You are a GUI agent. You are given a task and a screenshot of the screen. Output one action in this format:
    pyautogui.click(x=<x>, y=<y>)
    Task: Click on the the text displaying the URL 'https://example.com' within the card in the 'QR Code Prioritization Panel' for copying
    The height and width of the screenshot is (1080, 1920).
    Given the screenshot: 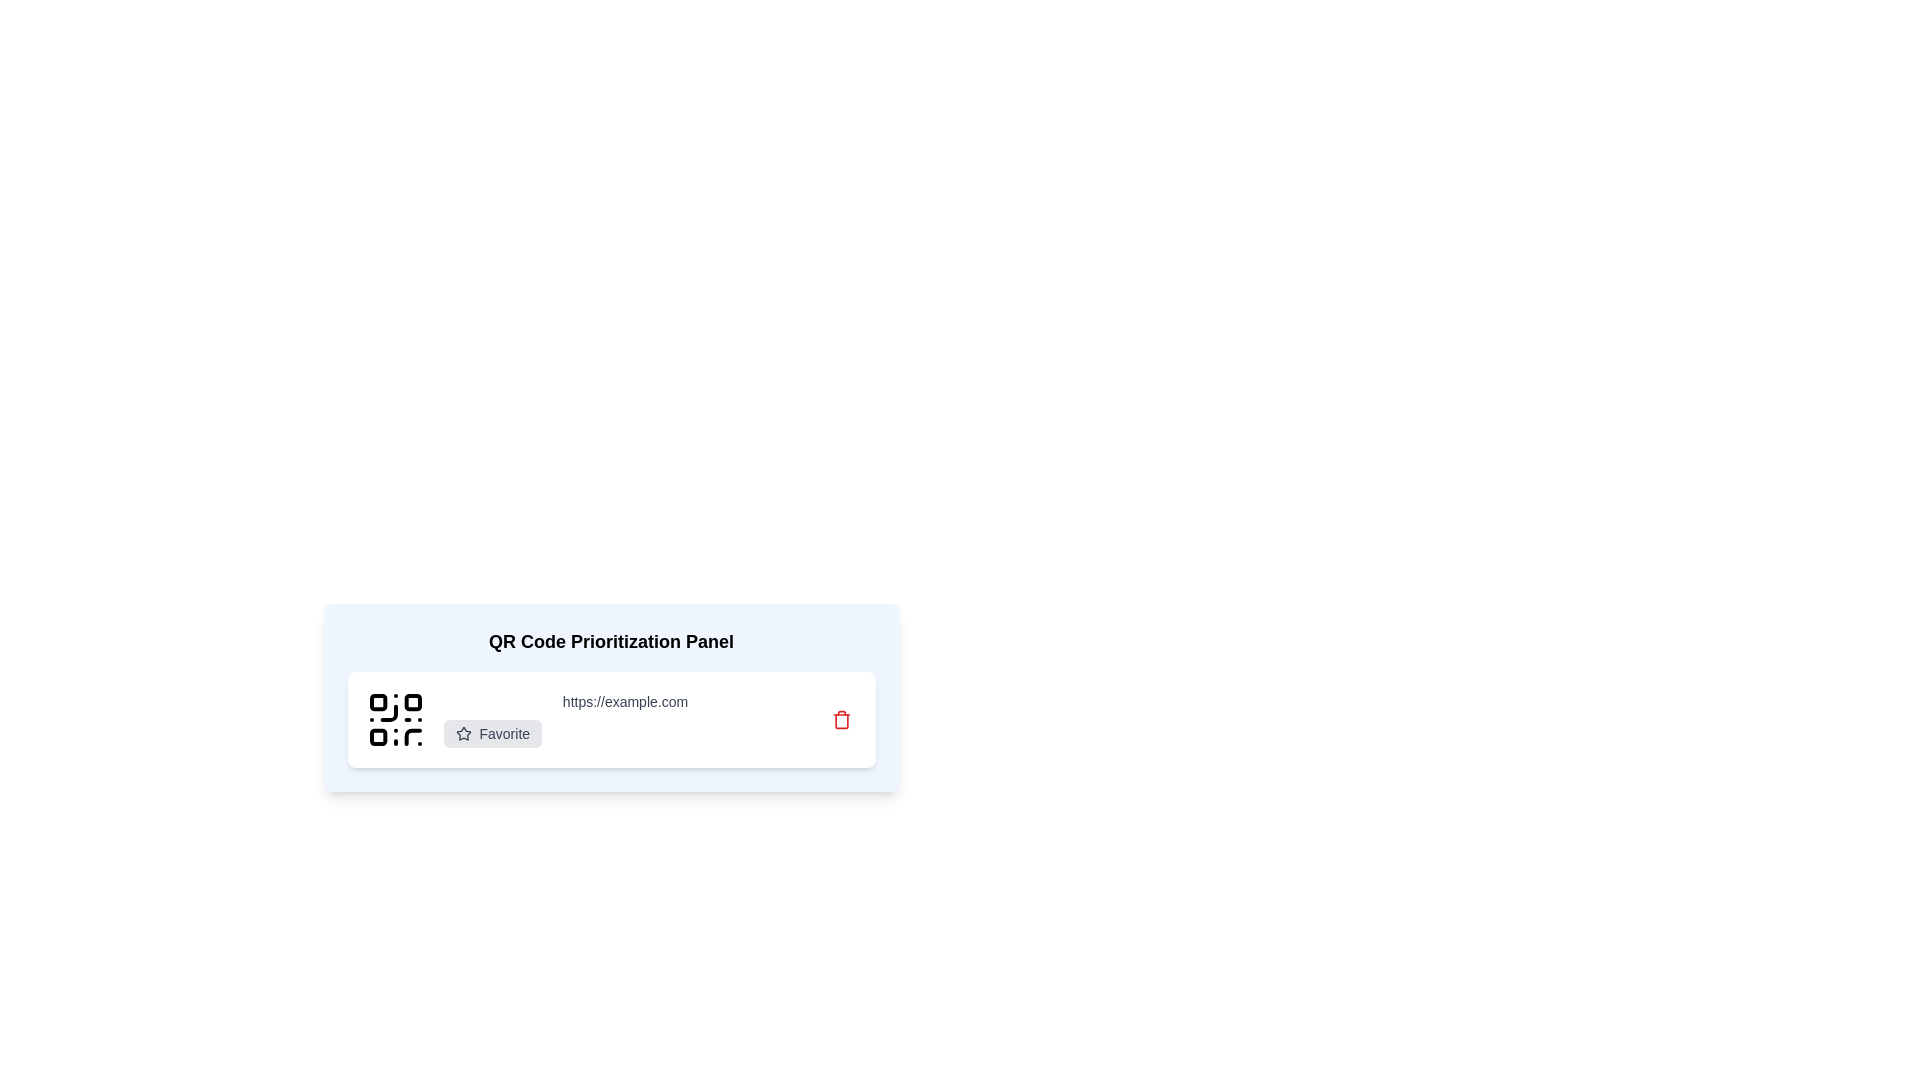 What is the action you would take?
    pyautogui.click(x=624, y=720)
    